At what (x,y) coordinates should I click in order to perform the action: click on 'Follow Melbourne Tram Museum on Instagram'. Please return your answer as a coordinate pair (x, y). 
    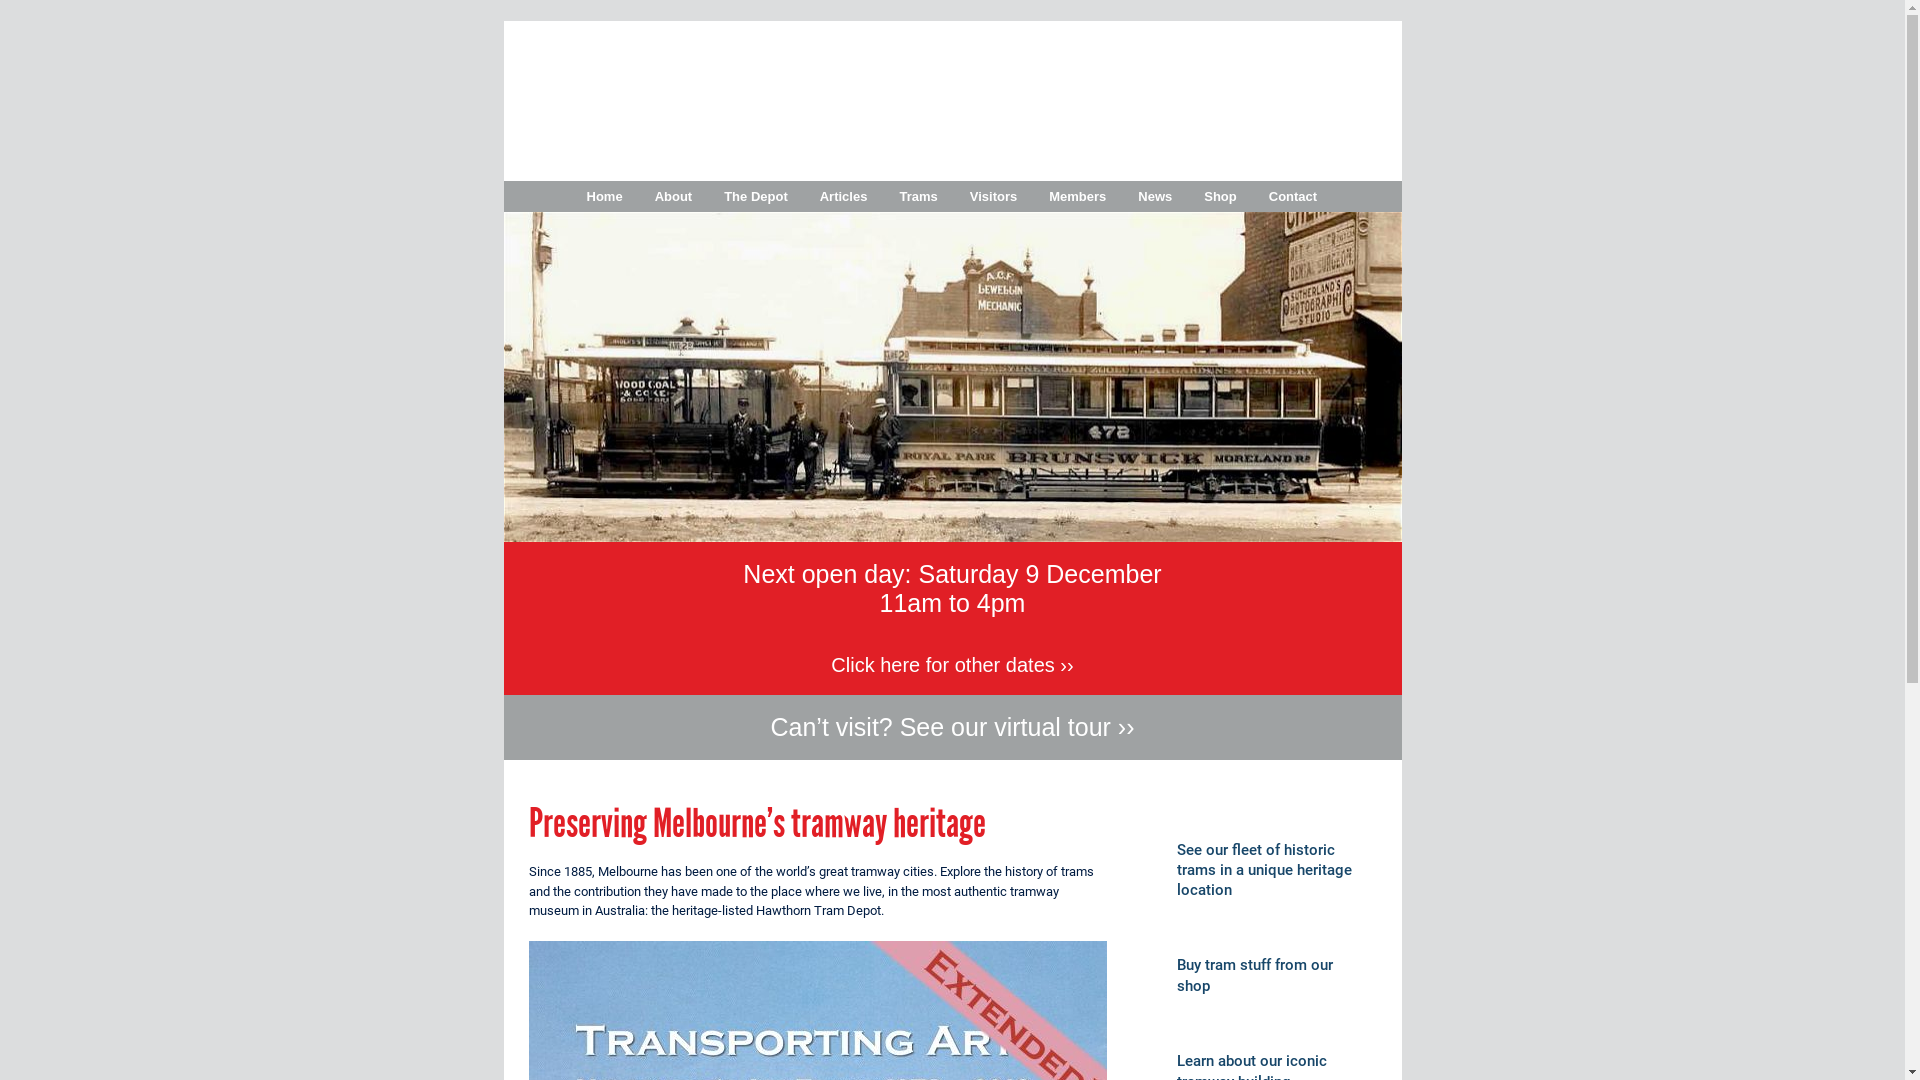
    Looking at the image, I should click on (1890, 192).